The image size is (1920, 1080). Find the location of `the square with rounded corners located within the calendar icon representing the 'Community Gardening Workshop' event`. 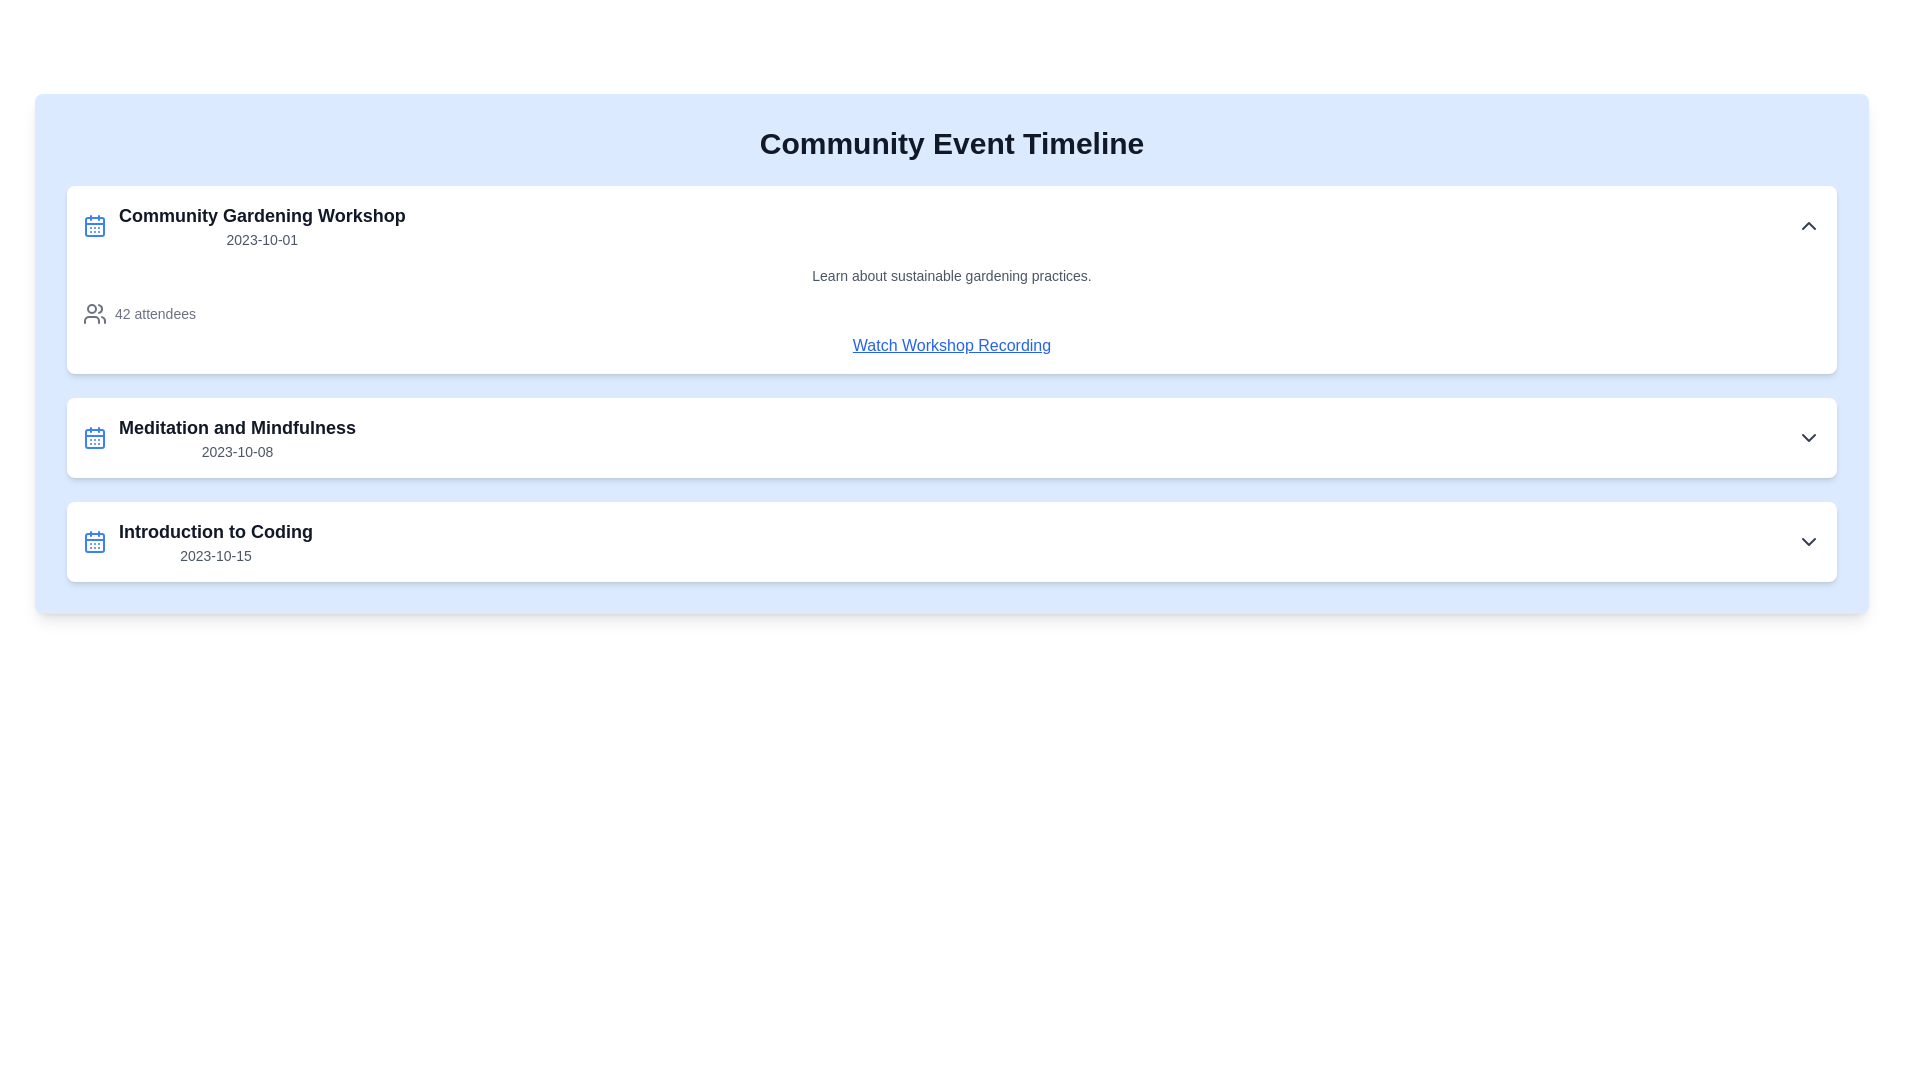

the square with rounded corners located within the calendar icon representing the 'Community Gardening Workshop' event is located at coordinates (94, 226).